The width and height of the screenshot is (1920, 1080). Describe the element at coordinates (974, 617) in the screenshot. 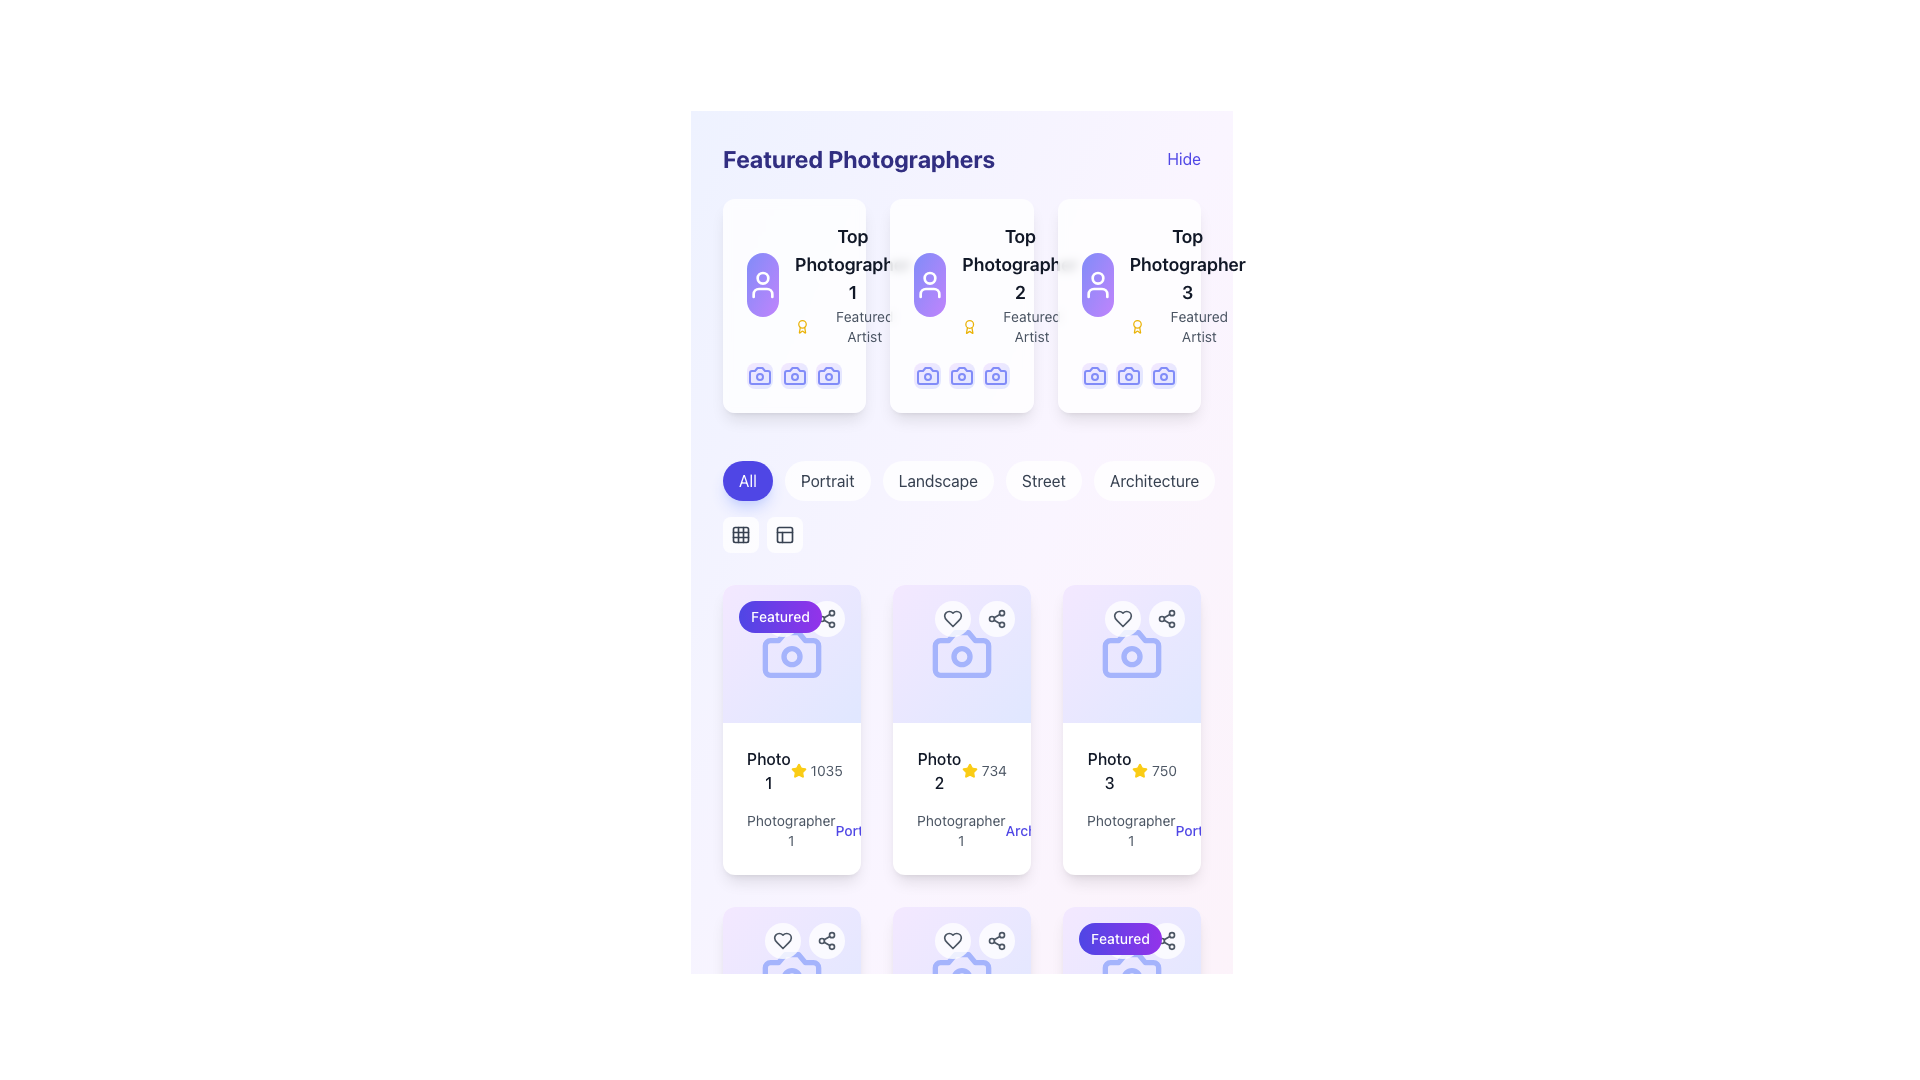

I see `the grouped control component containing two buttons/icons resembling a heart and a share symbol located at the top-right corner of the second card in the second row of a grid layout` at that location.